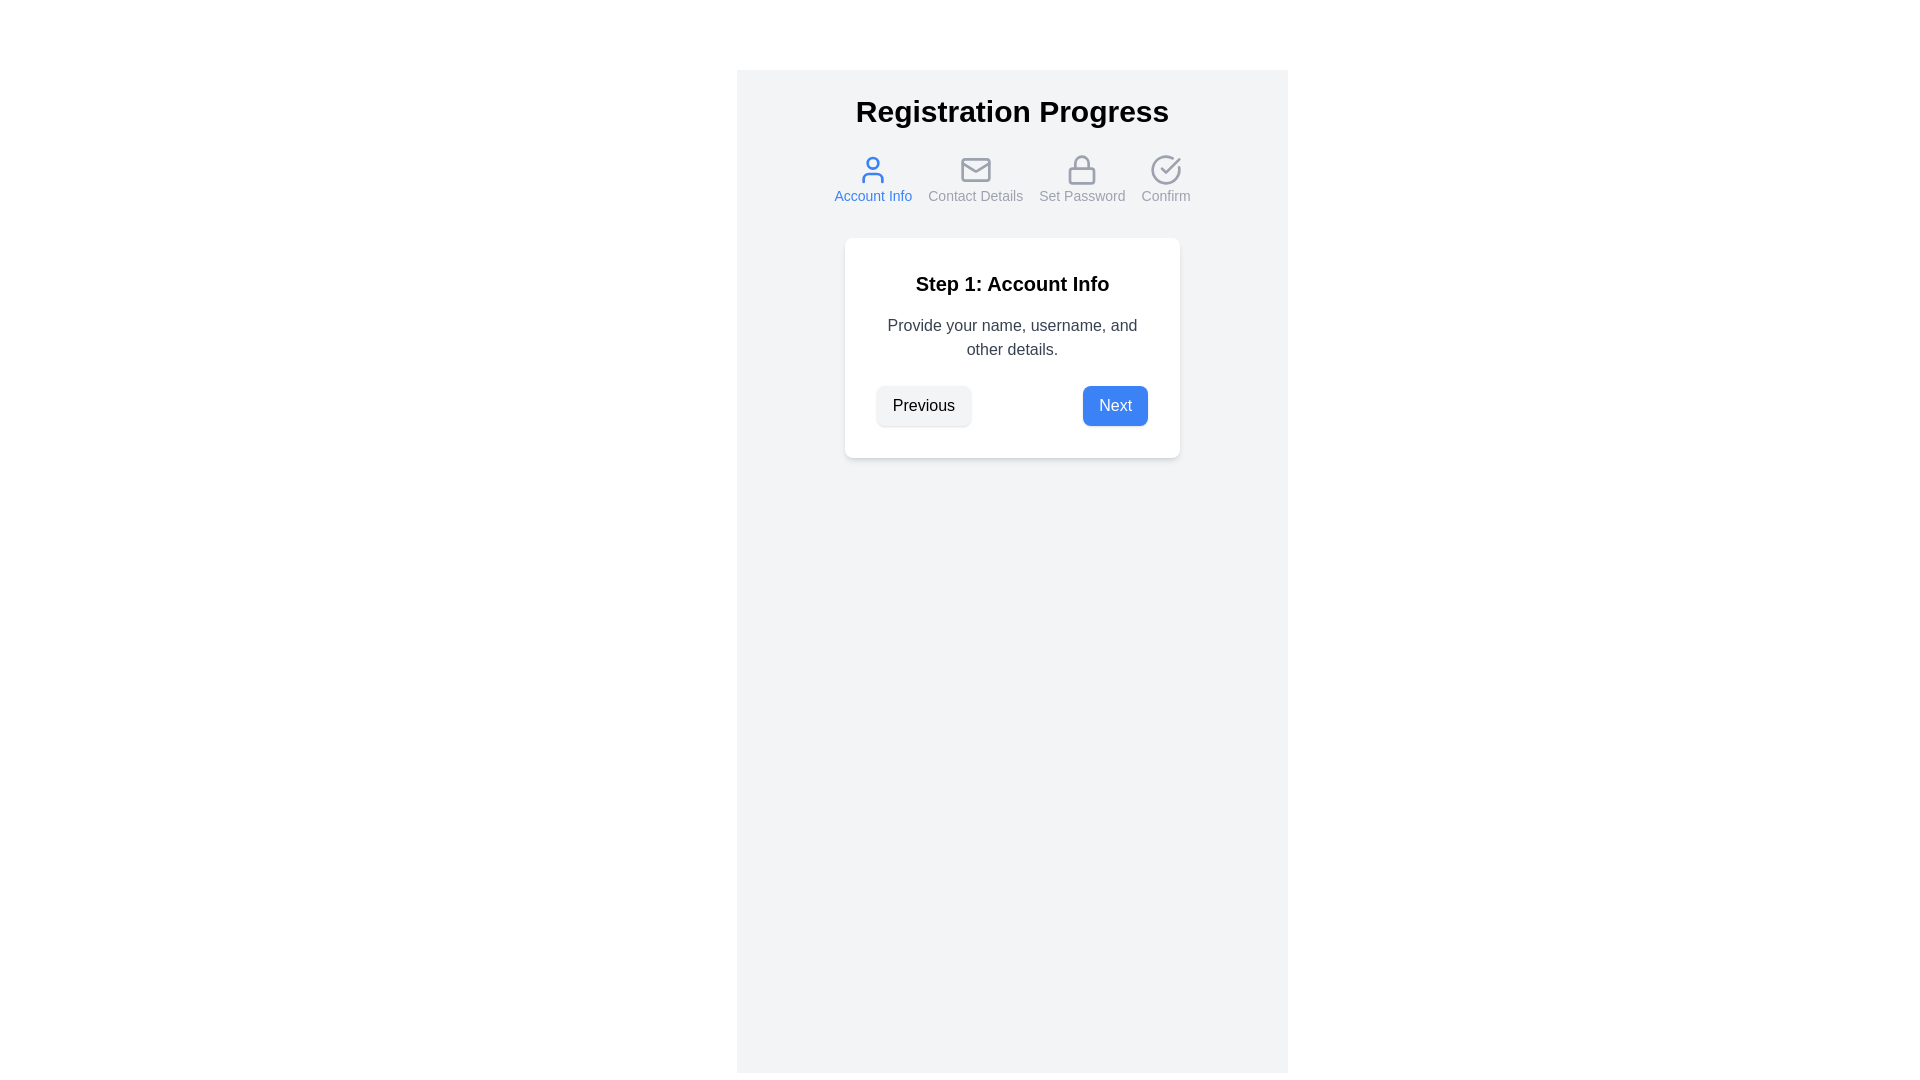 This screenshot has width=1920, height=1080. What do you see at coordinates (1166, 168) in the screenshot?
I see `the circle icon with a tick mark that signifies the completion of the 'Confirm' step in a registration process by clicking on it` at bounding box center [1166, 168].